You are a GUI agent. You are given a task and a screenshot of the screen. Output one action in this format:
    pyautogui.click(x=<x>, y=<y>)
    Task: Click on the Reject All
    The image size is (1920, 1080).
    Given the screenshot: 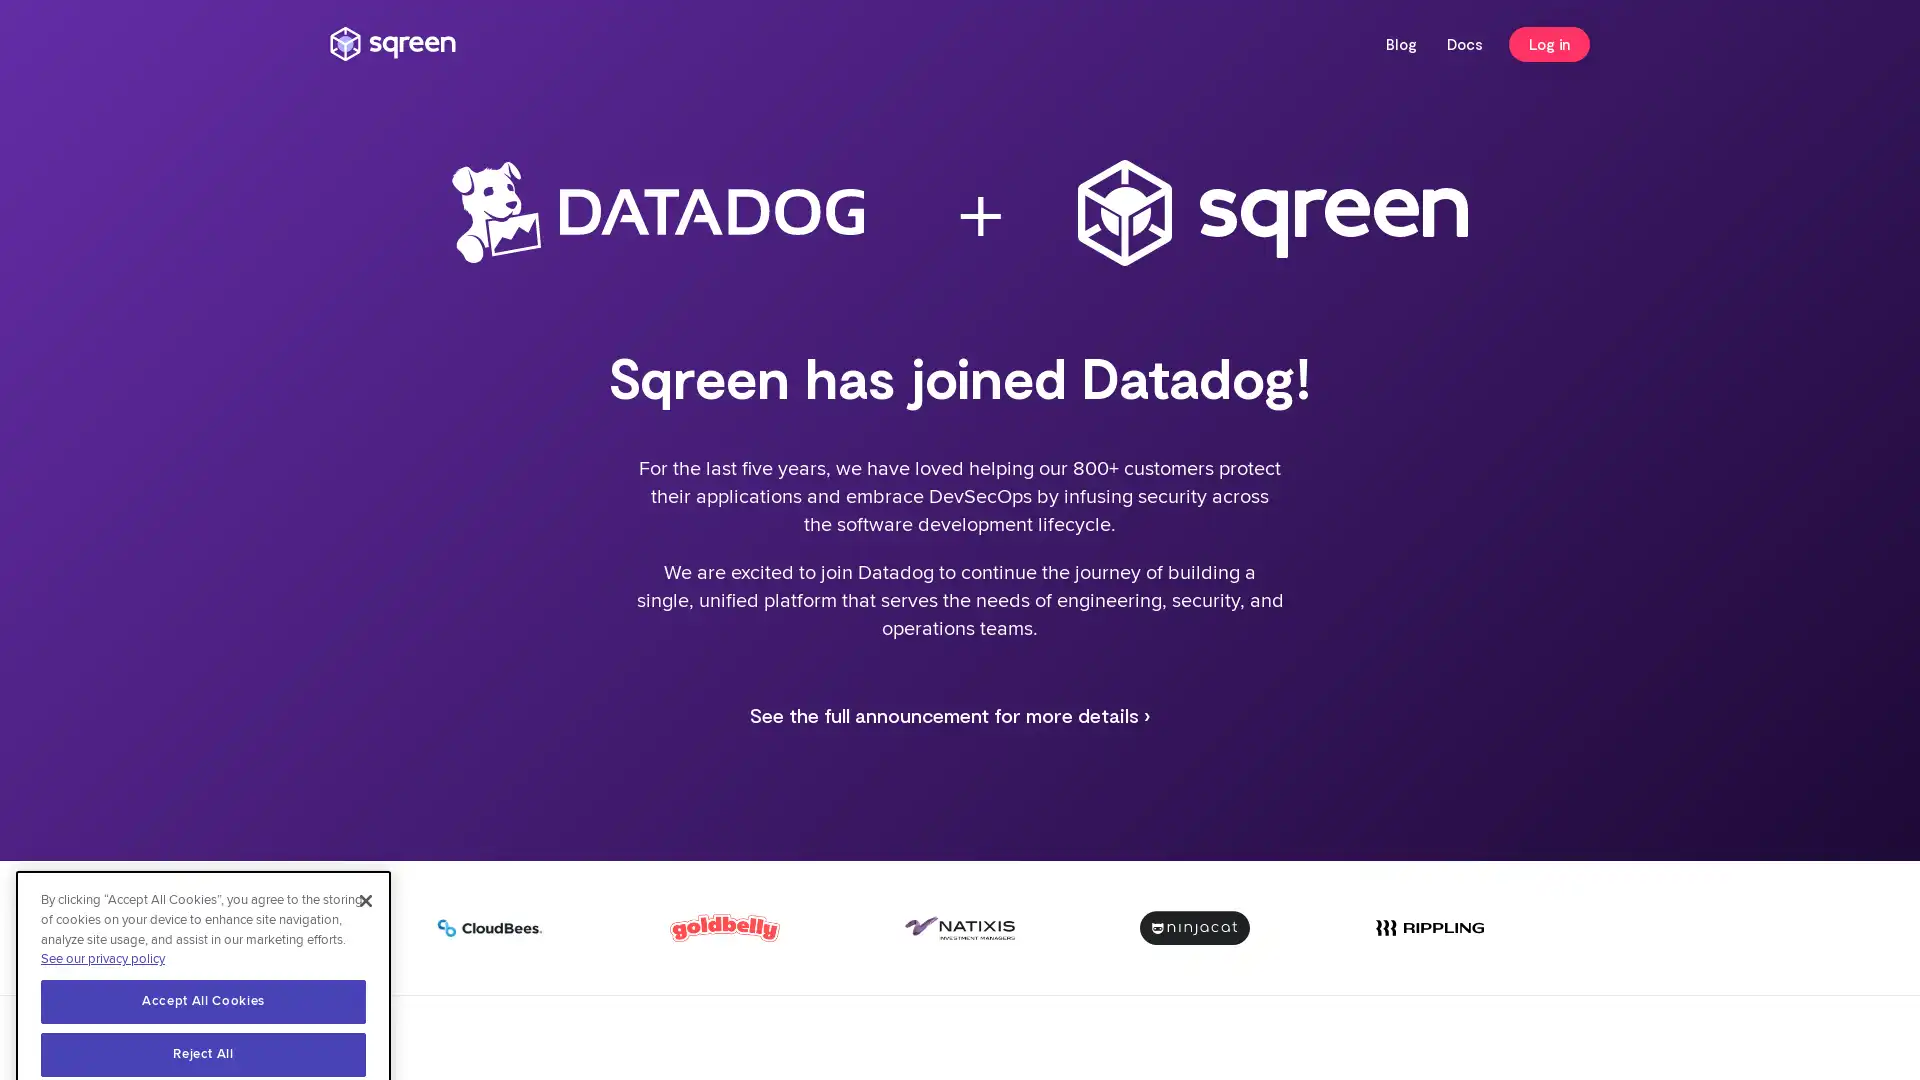 What is the action you would take?
    pyautogui.click(x=203, y=1005)
    